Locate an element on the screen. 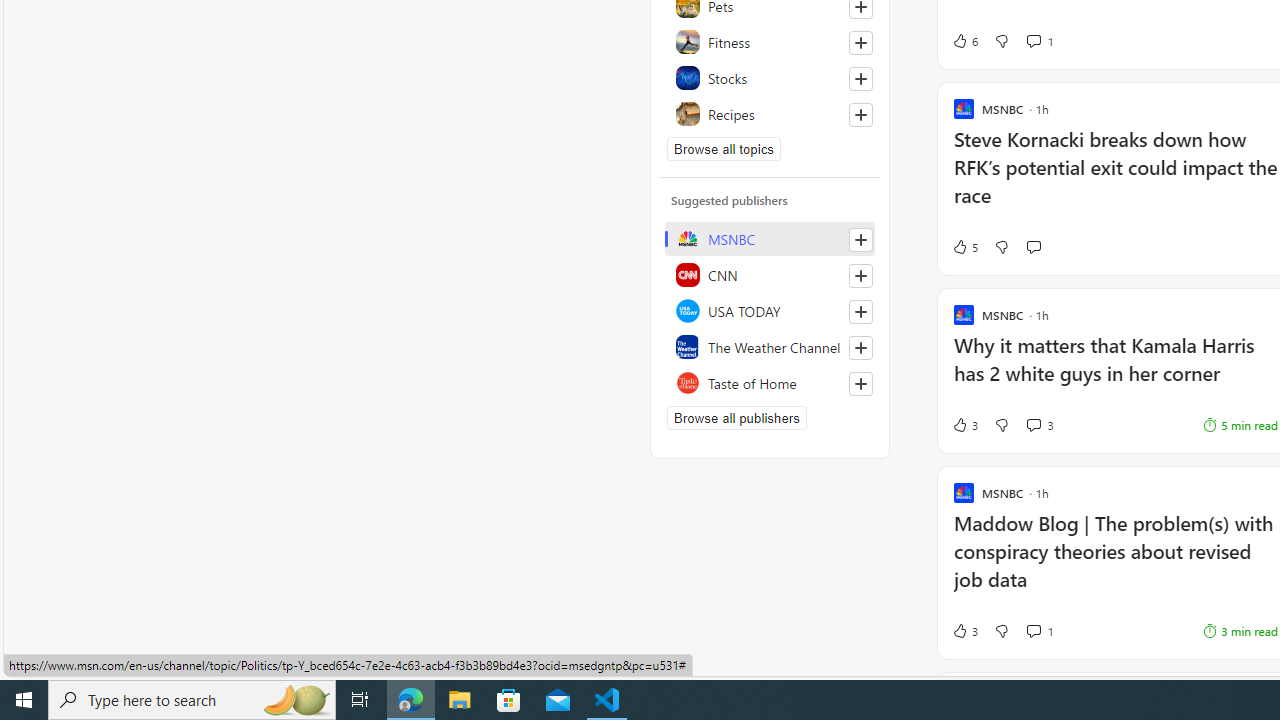  'Taste of Home' is located at coordinates (769, 383).